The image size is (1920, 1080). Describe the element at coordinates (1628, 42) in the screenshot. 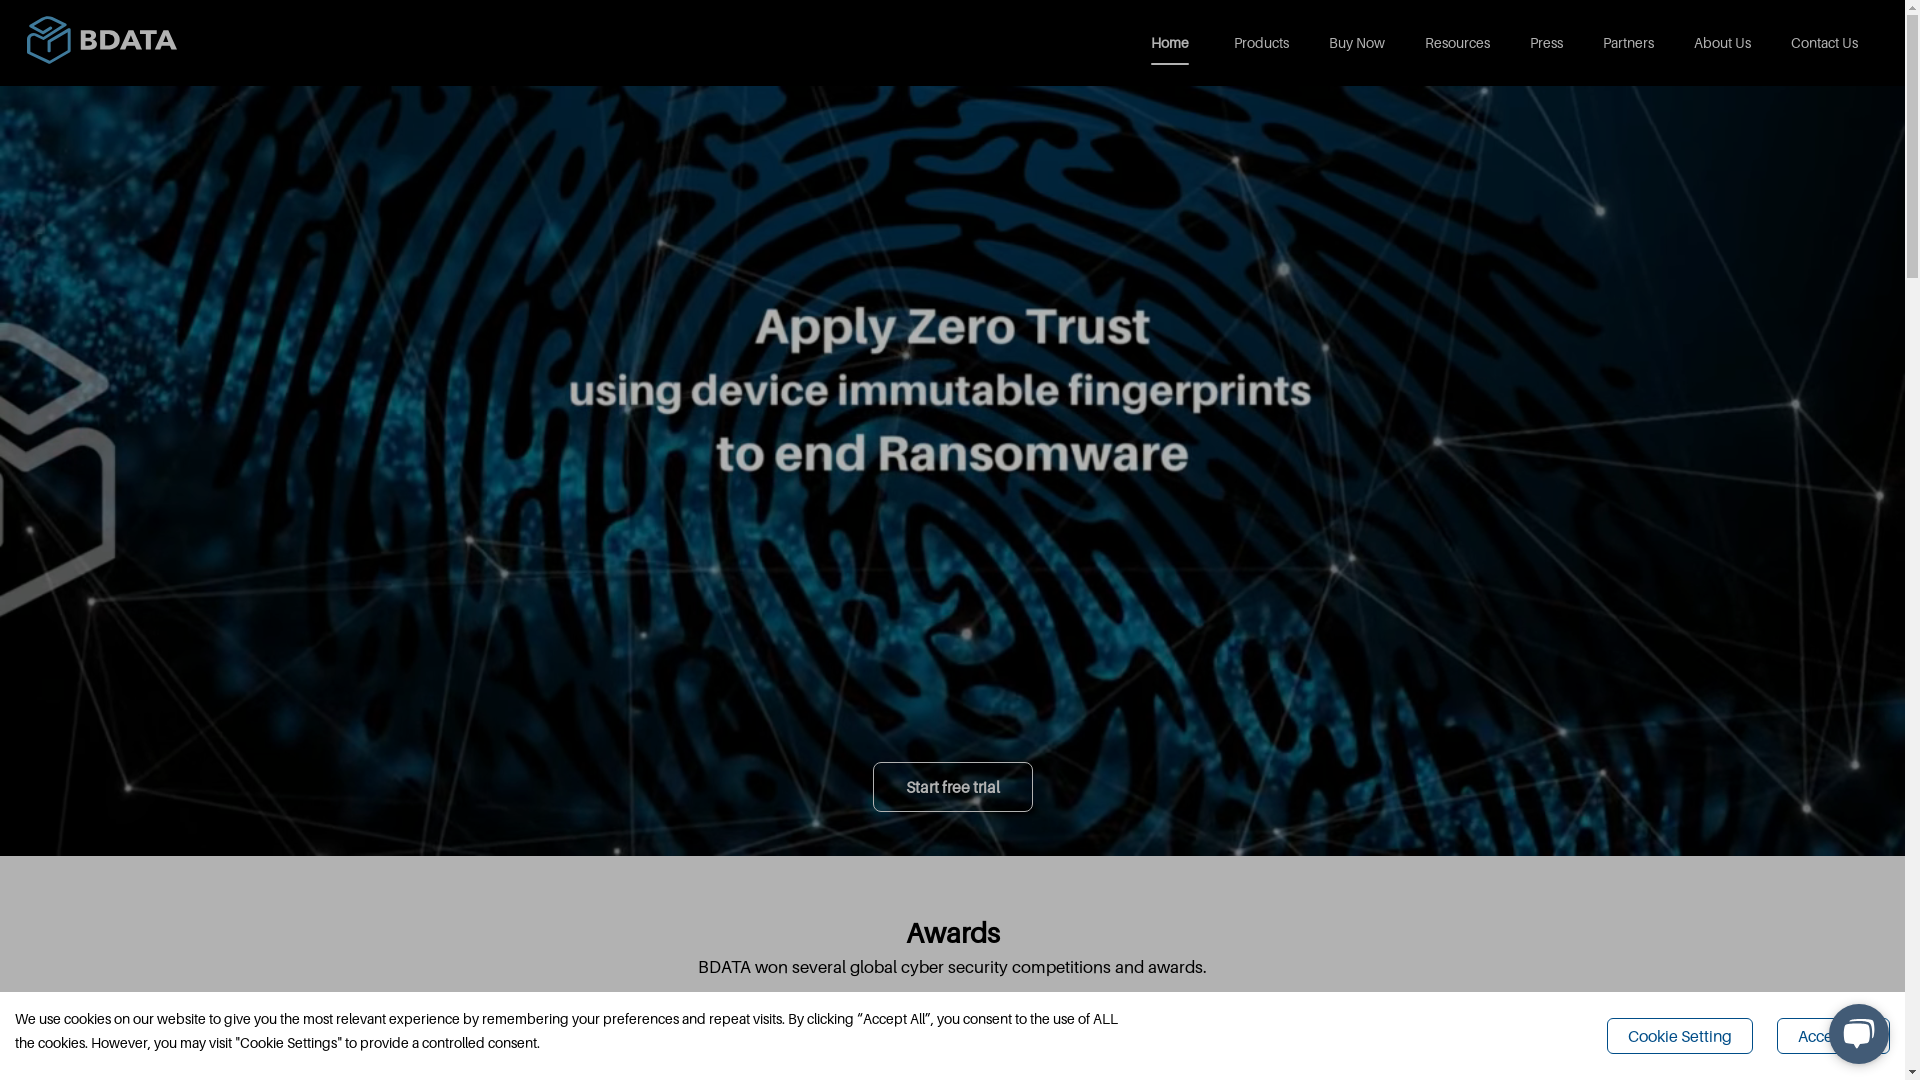

I see `'Partners'` at that location.